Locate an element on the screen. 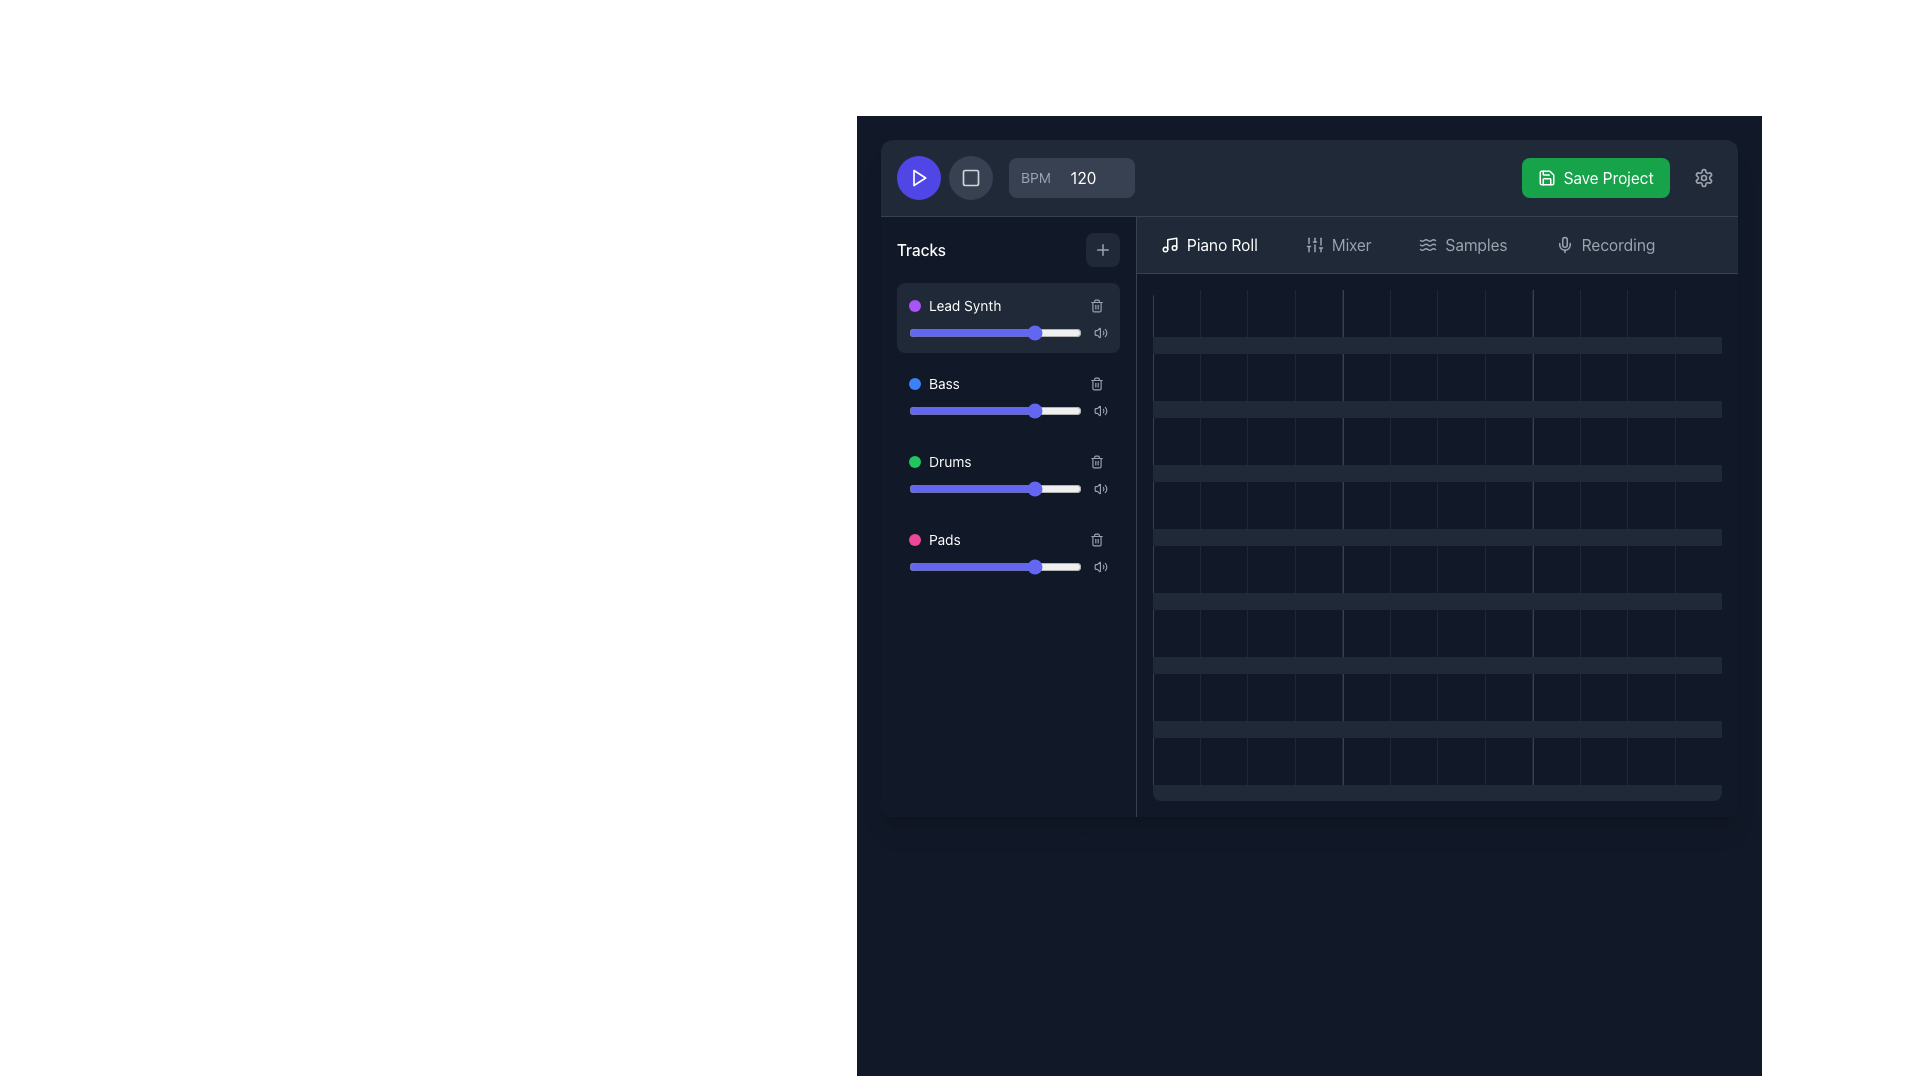 This screenshot has width=1920, height=1080. the 'Save Project' button with a green background and white text located in the top-right corner of the interface is located at coordinates (1594, 176).